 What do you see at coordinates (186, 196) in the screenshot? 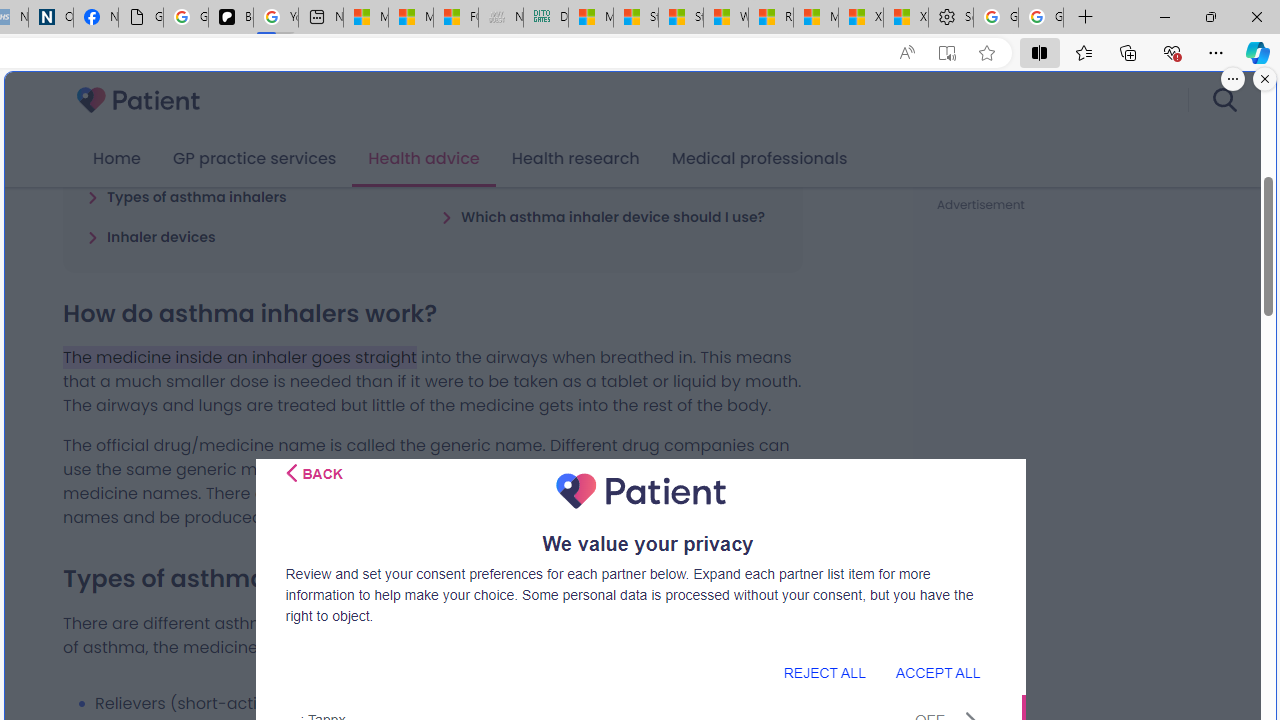
I see `'Types of asthma inhalers'` at bounding box center [186, 196].